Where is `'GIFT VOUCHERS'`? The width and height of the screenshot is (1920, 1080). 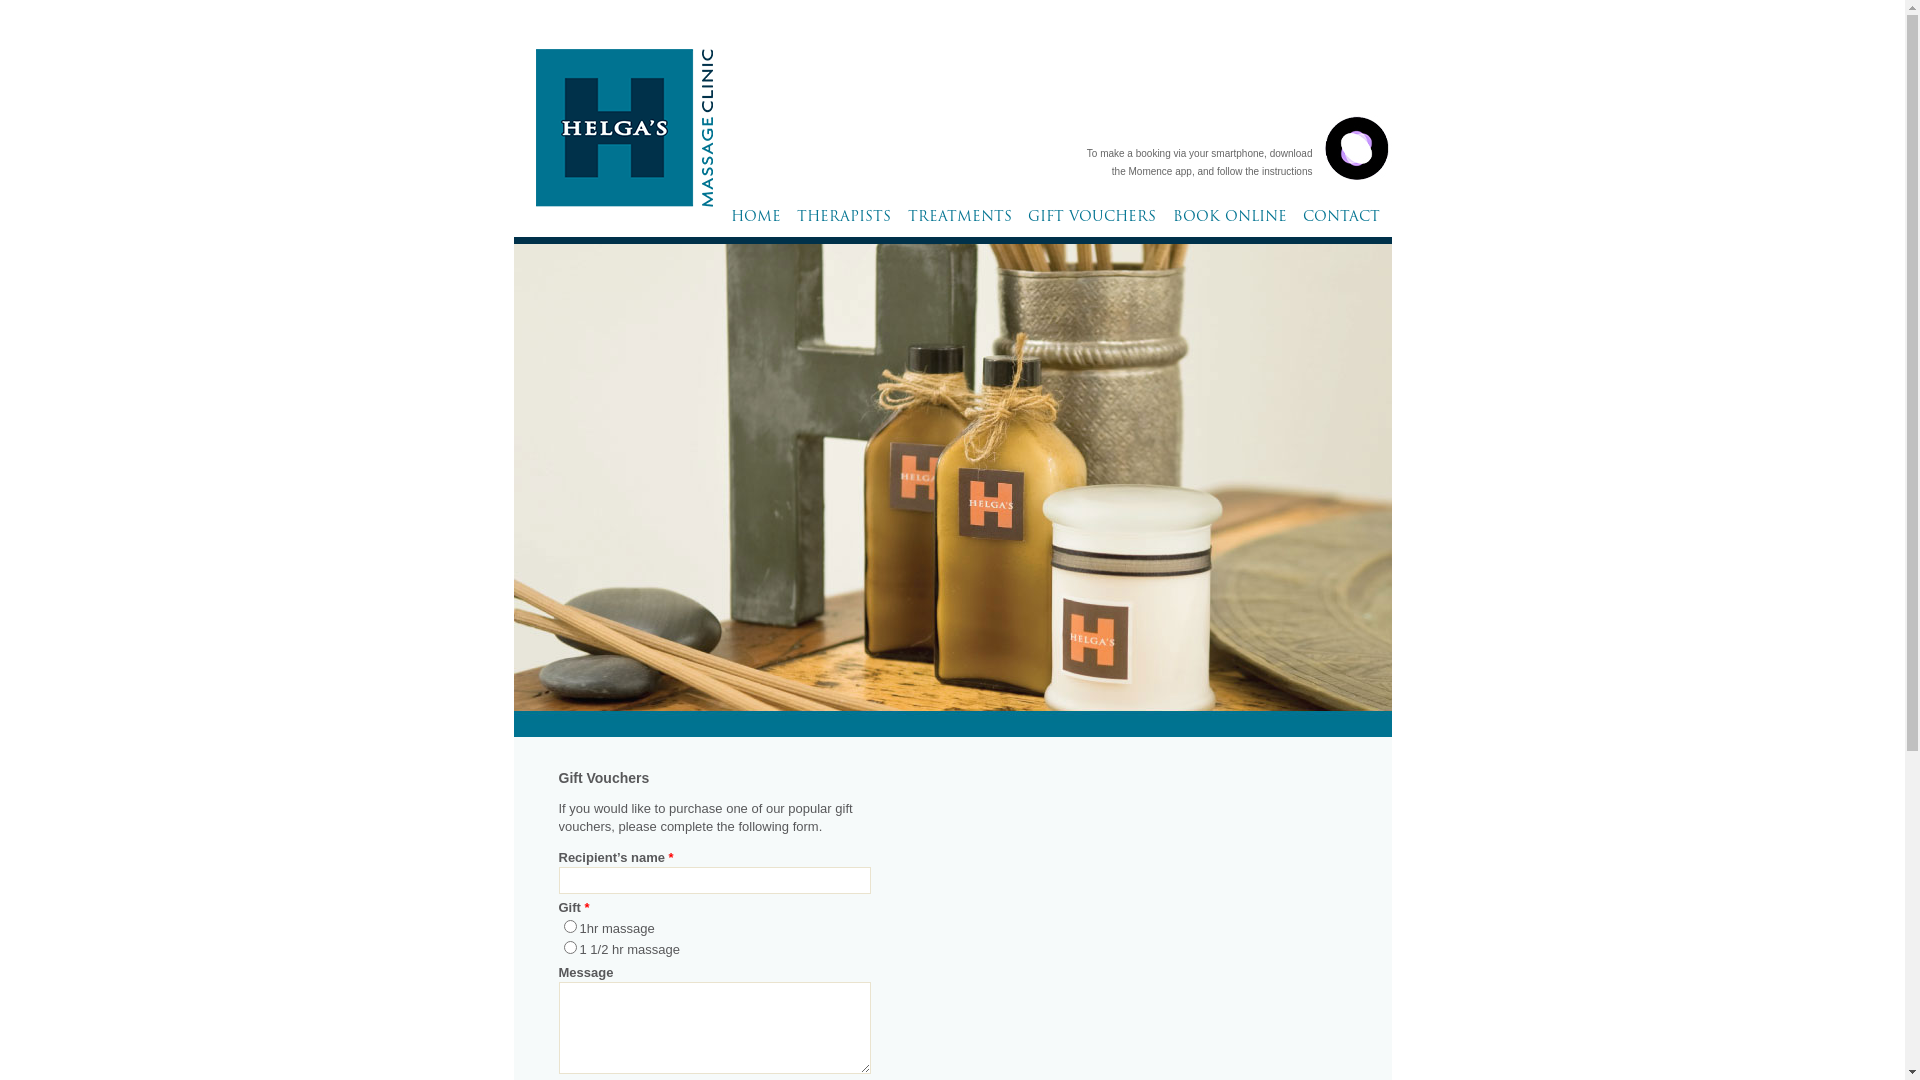 'GIFT VOUCHERS' is located at coordinates (1091, 222).